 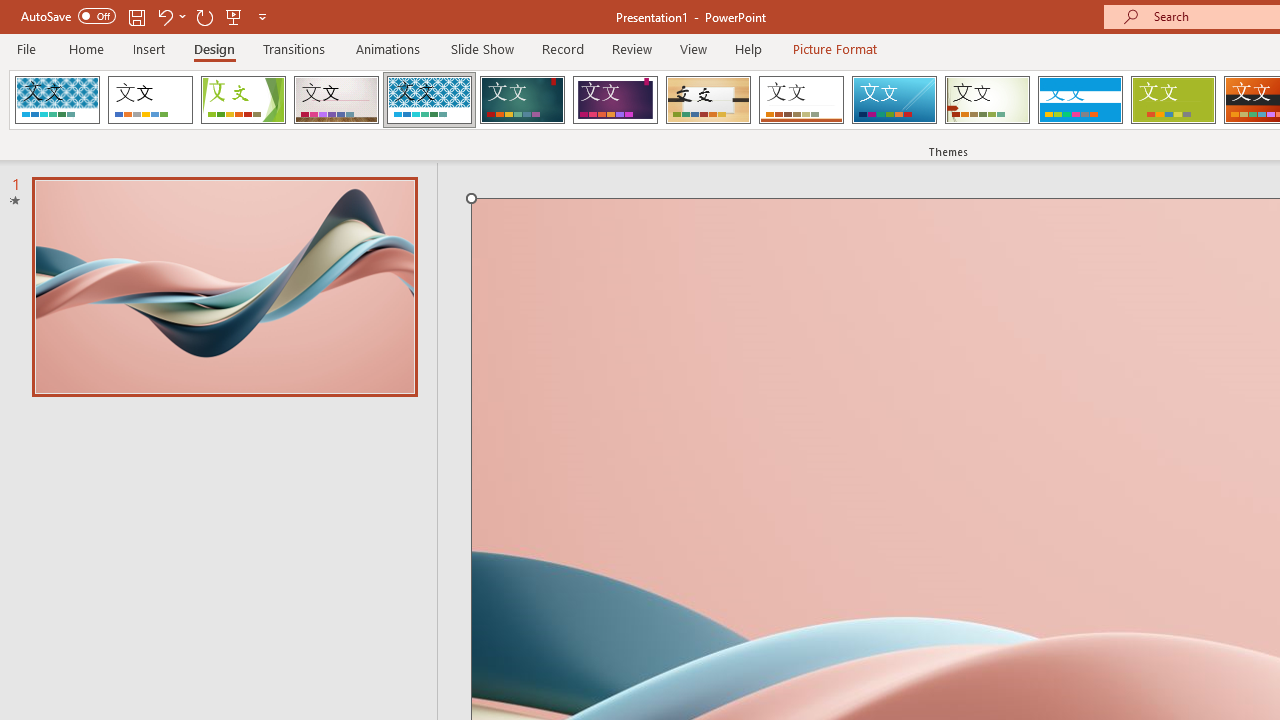 What do you see at coordinates (614, 100) in the screenshot?
I see `'Ion Boardroom'` at bounding box center [614, 100].